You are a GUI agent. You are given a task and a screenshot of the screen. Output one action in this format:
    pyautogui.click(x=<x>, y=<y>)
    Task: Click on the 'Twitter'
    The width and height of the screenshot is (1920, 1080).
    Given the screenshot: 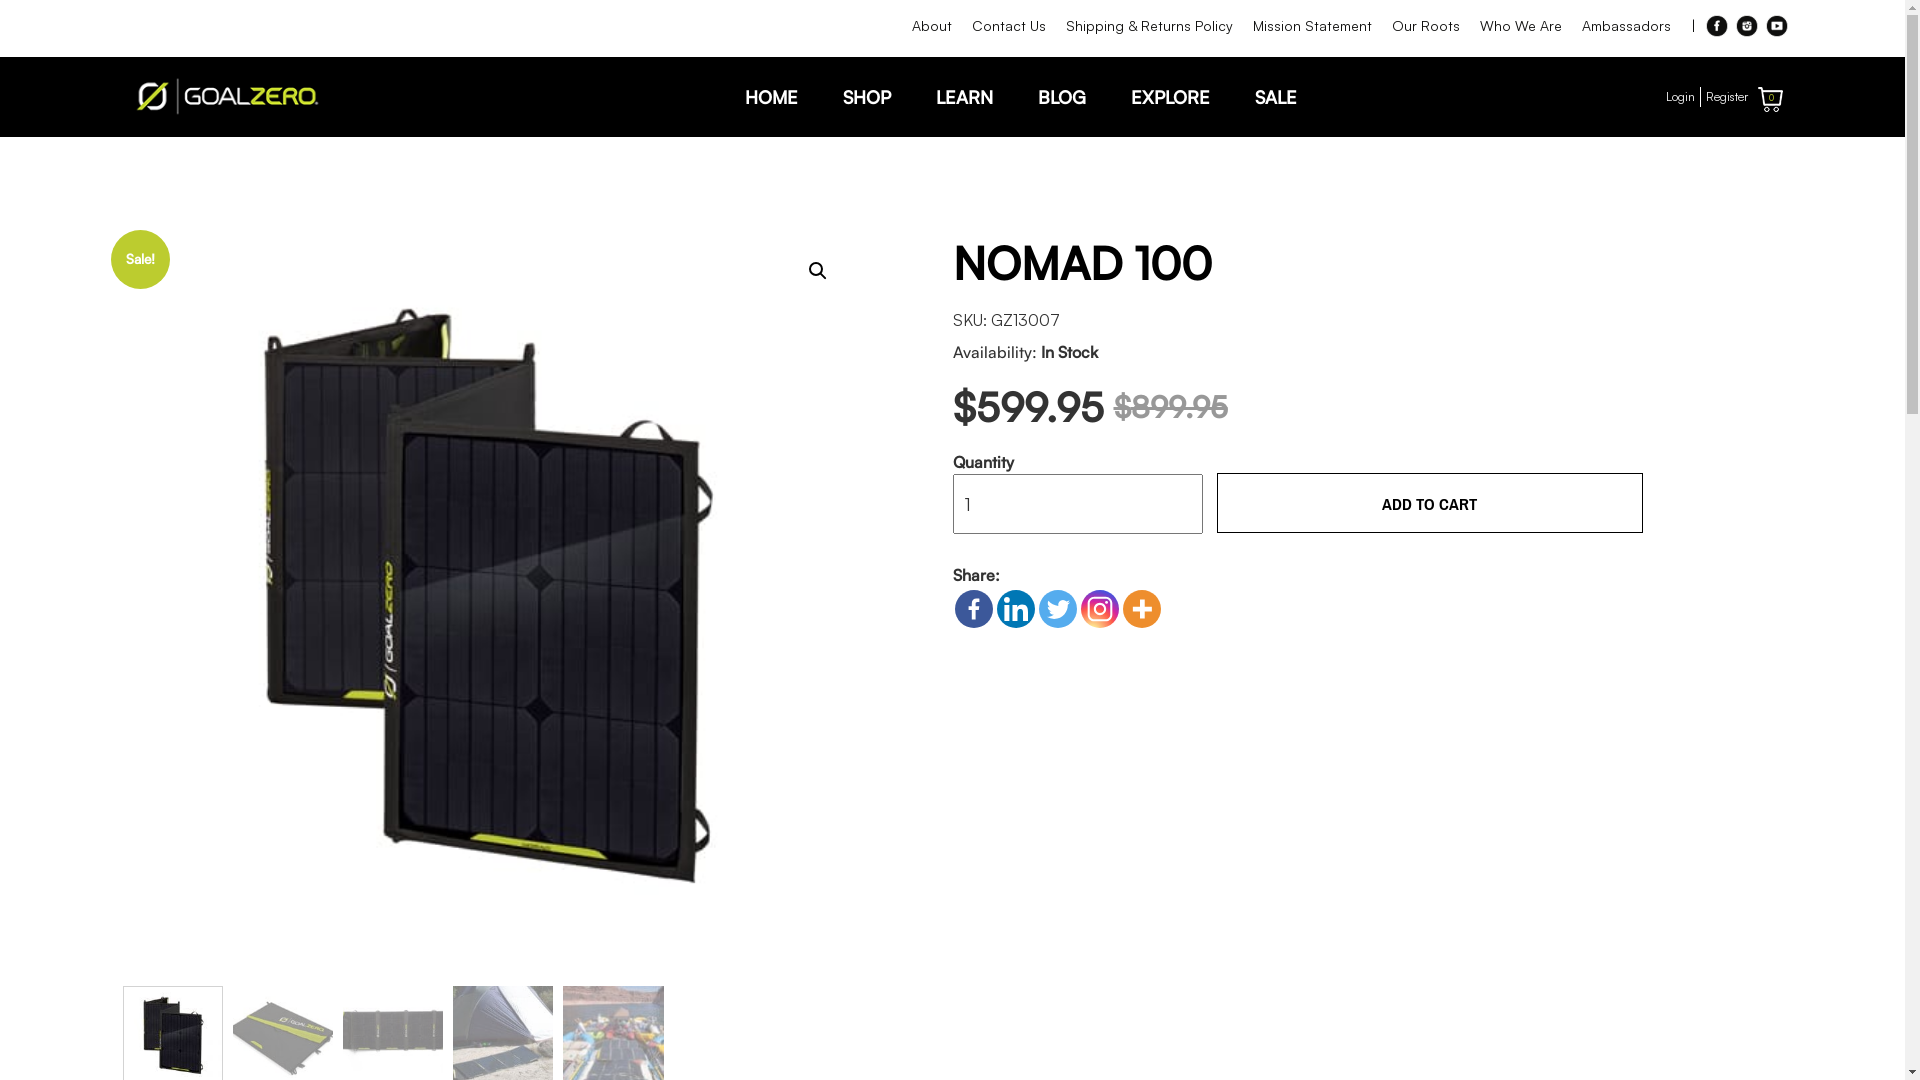 What is the action you would take?
    pyautogui.click(x=1055, y=608)
    